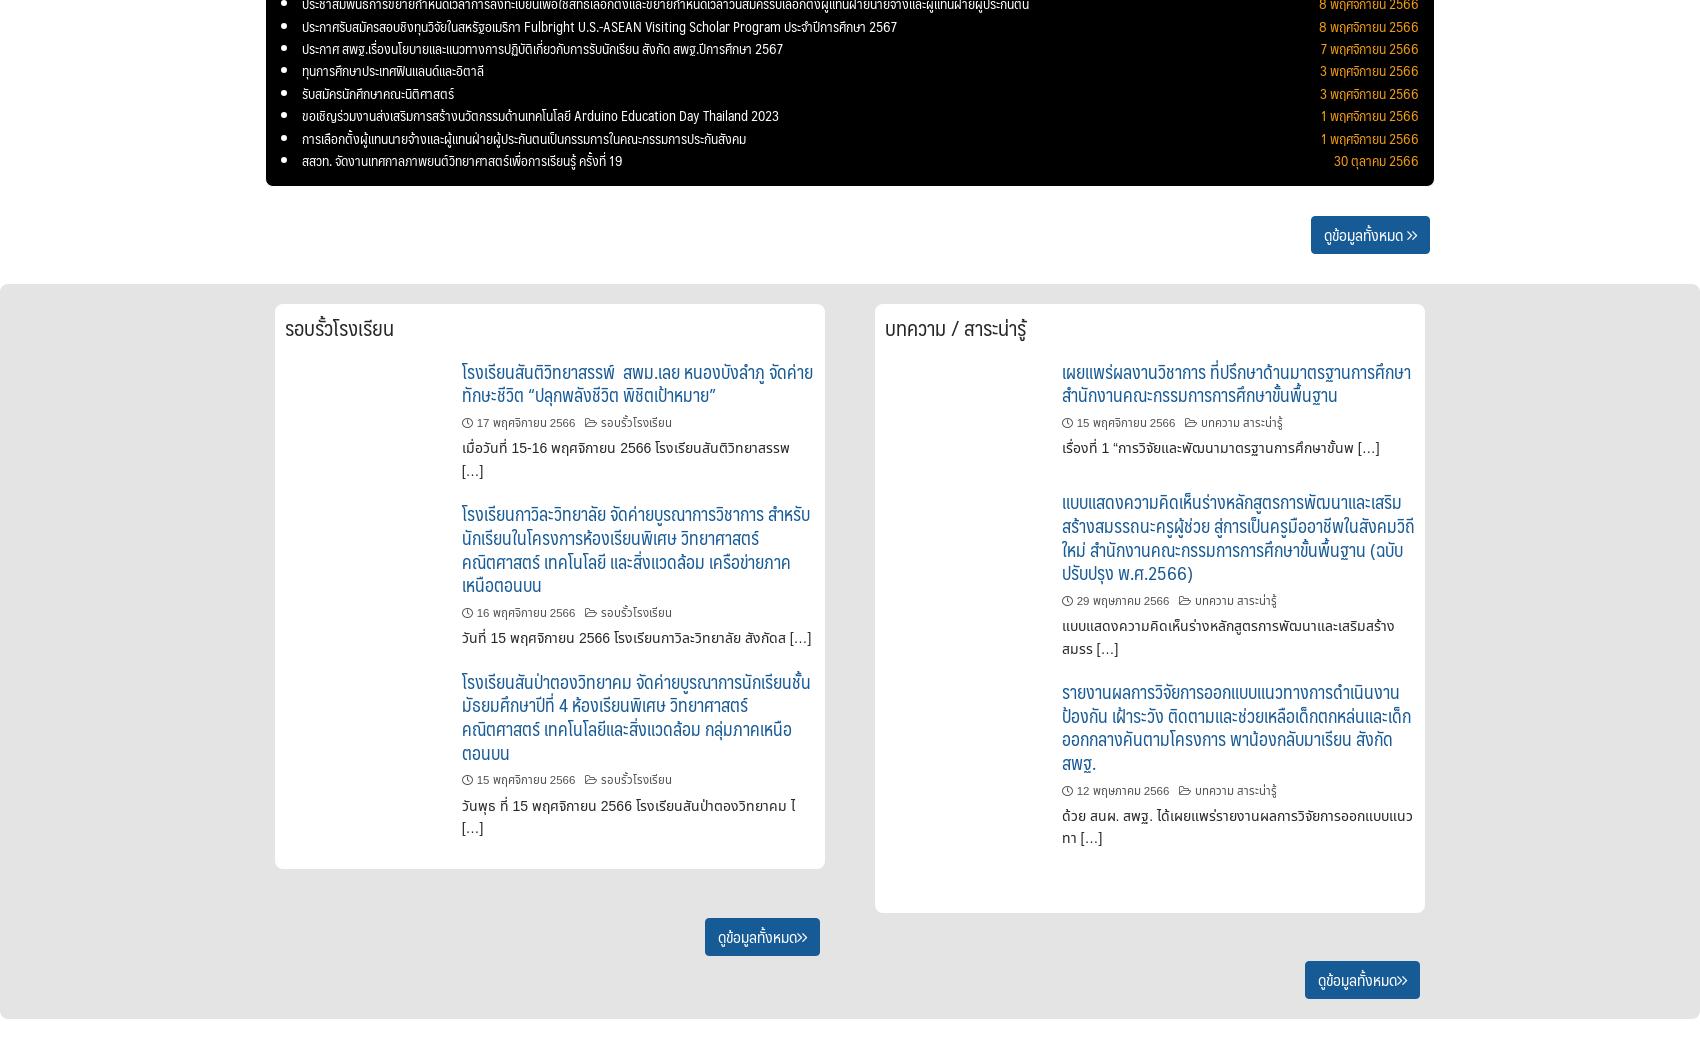  Describe the element at coordinates (1122, 788) in the screenshot. I see `'12 พฤษภาคม 2566'` at that location.